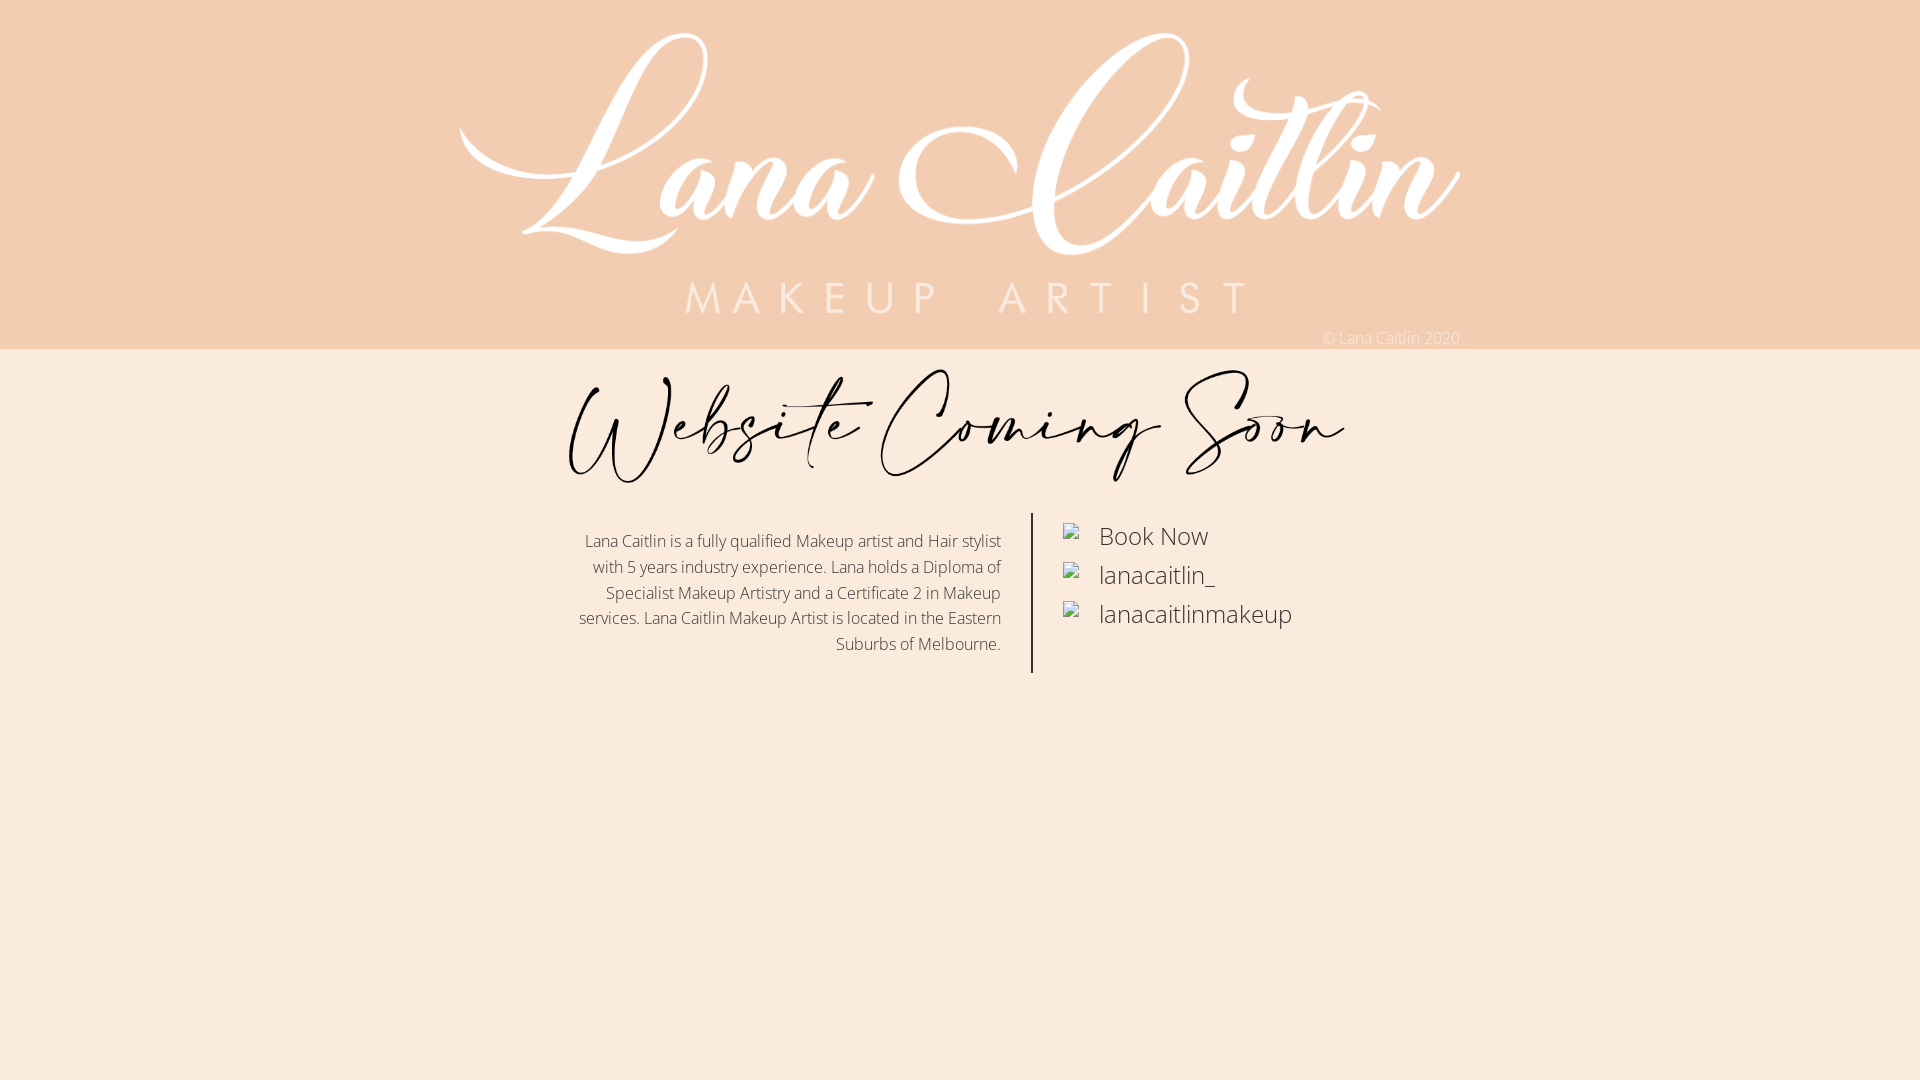 The height and width of the screenshot is (1080, 1920). I want to click on 'Book Now', so click(1153, 534).